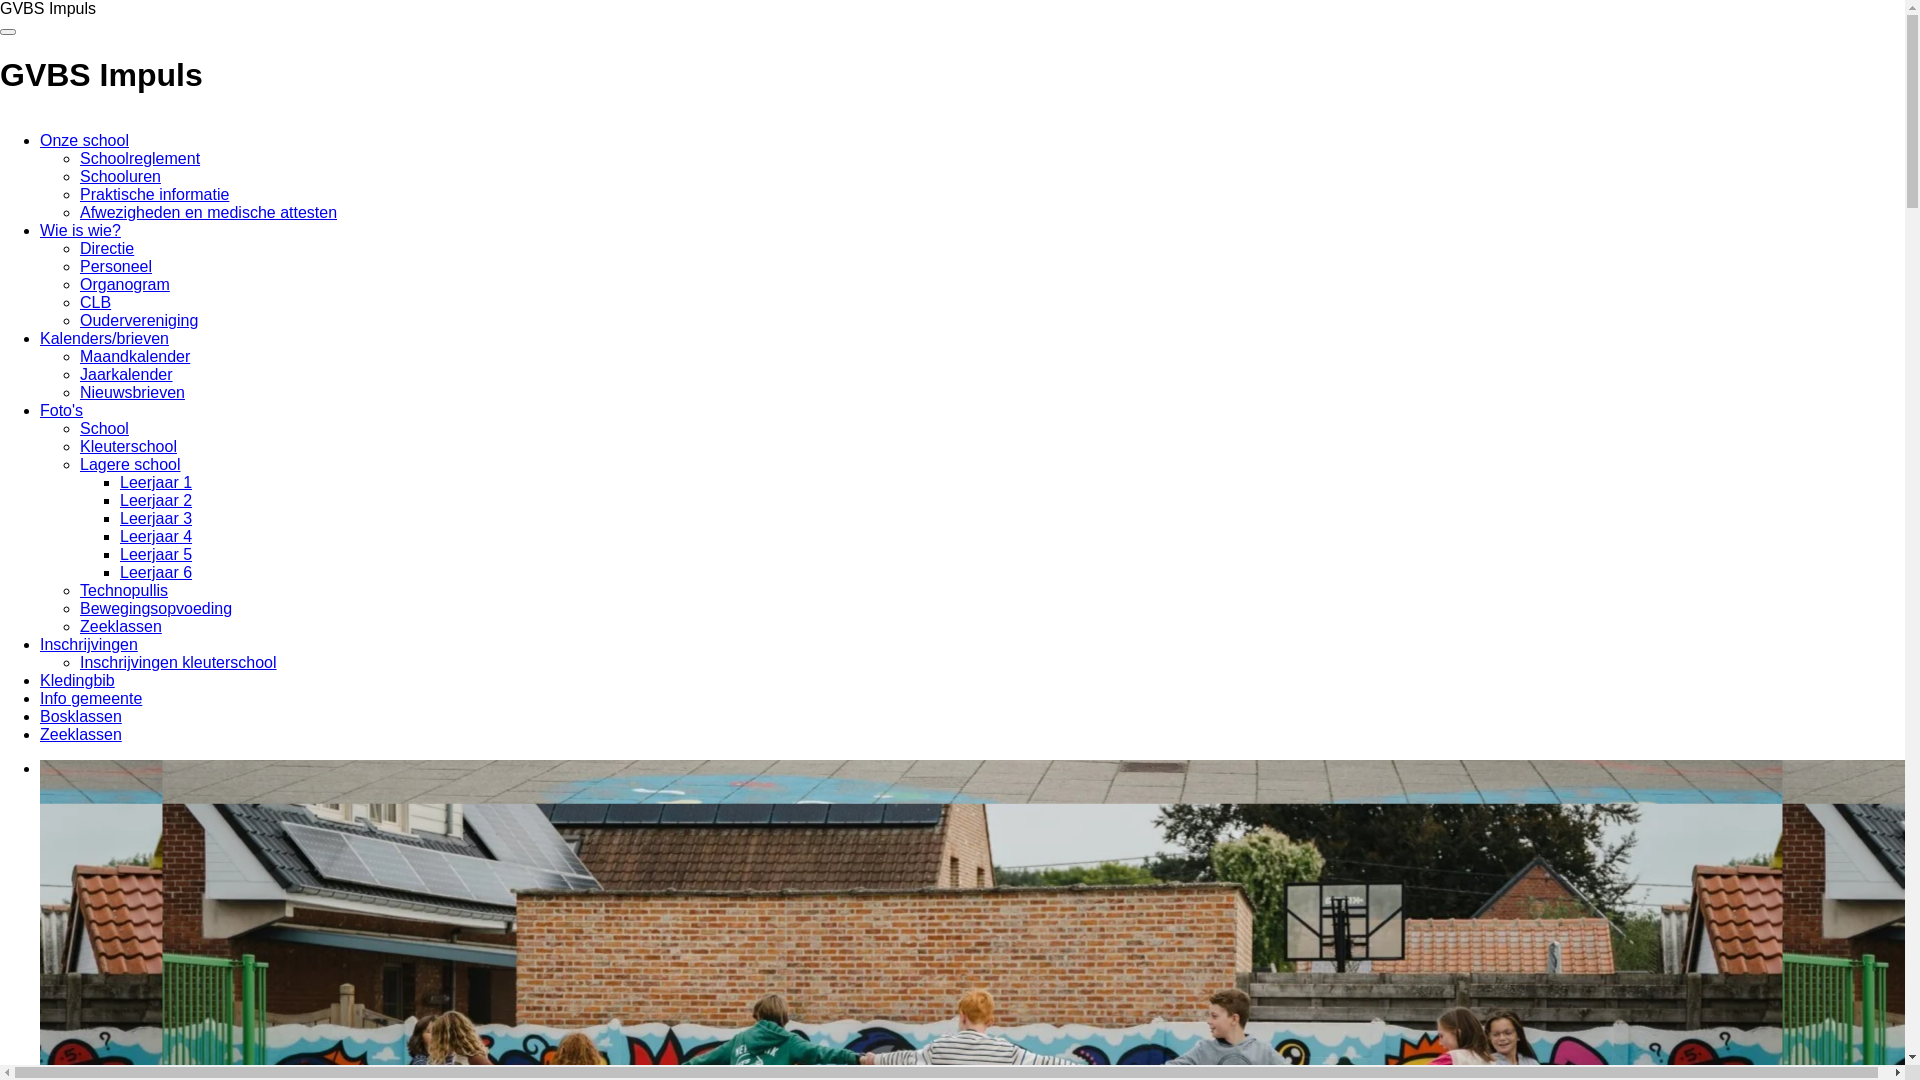 The height and width of the screenshot is (1080, 1920). What do you see at coordinates (80, 229) in the screenshot?
I see `'Wie is wie?'` at bounding box center [80, 229].